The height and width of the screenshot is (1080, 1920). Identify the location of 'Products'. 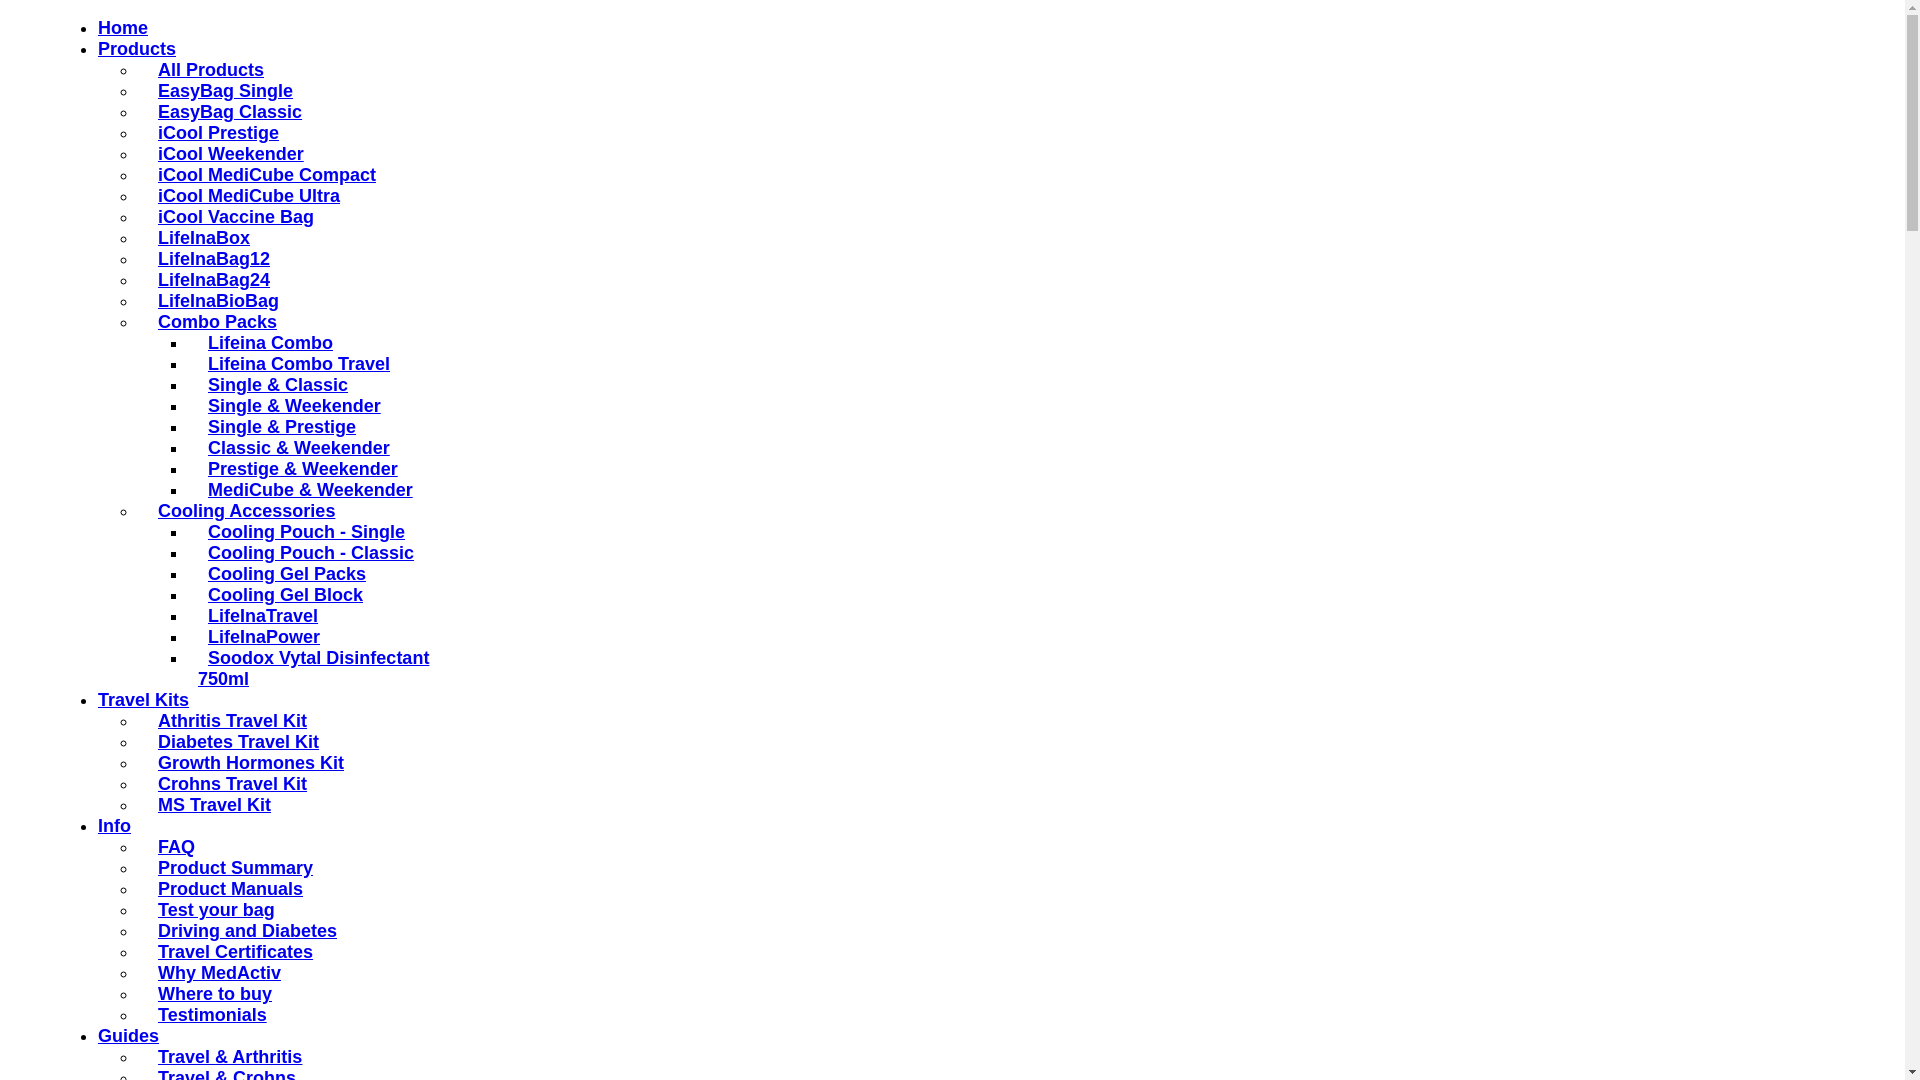
(136, 48).